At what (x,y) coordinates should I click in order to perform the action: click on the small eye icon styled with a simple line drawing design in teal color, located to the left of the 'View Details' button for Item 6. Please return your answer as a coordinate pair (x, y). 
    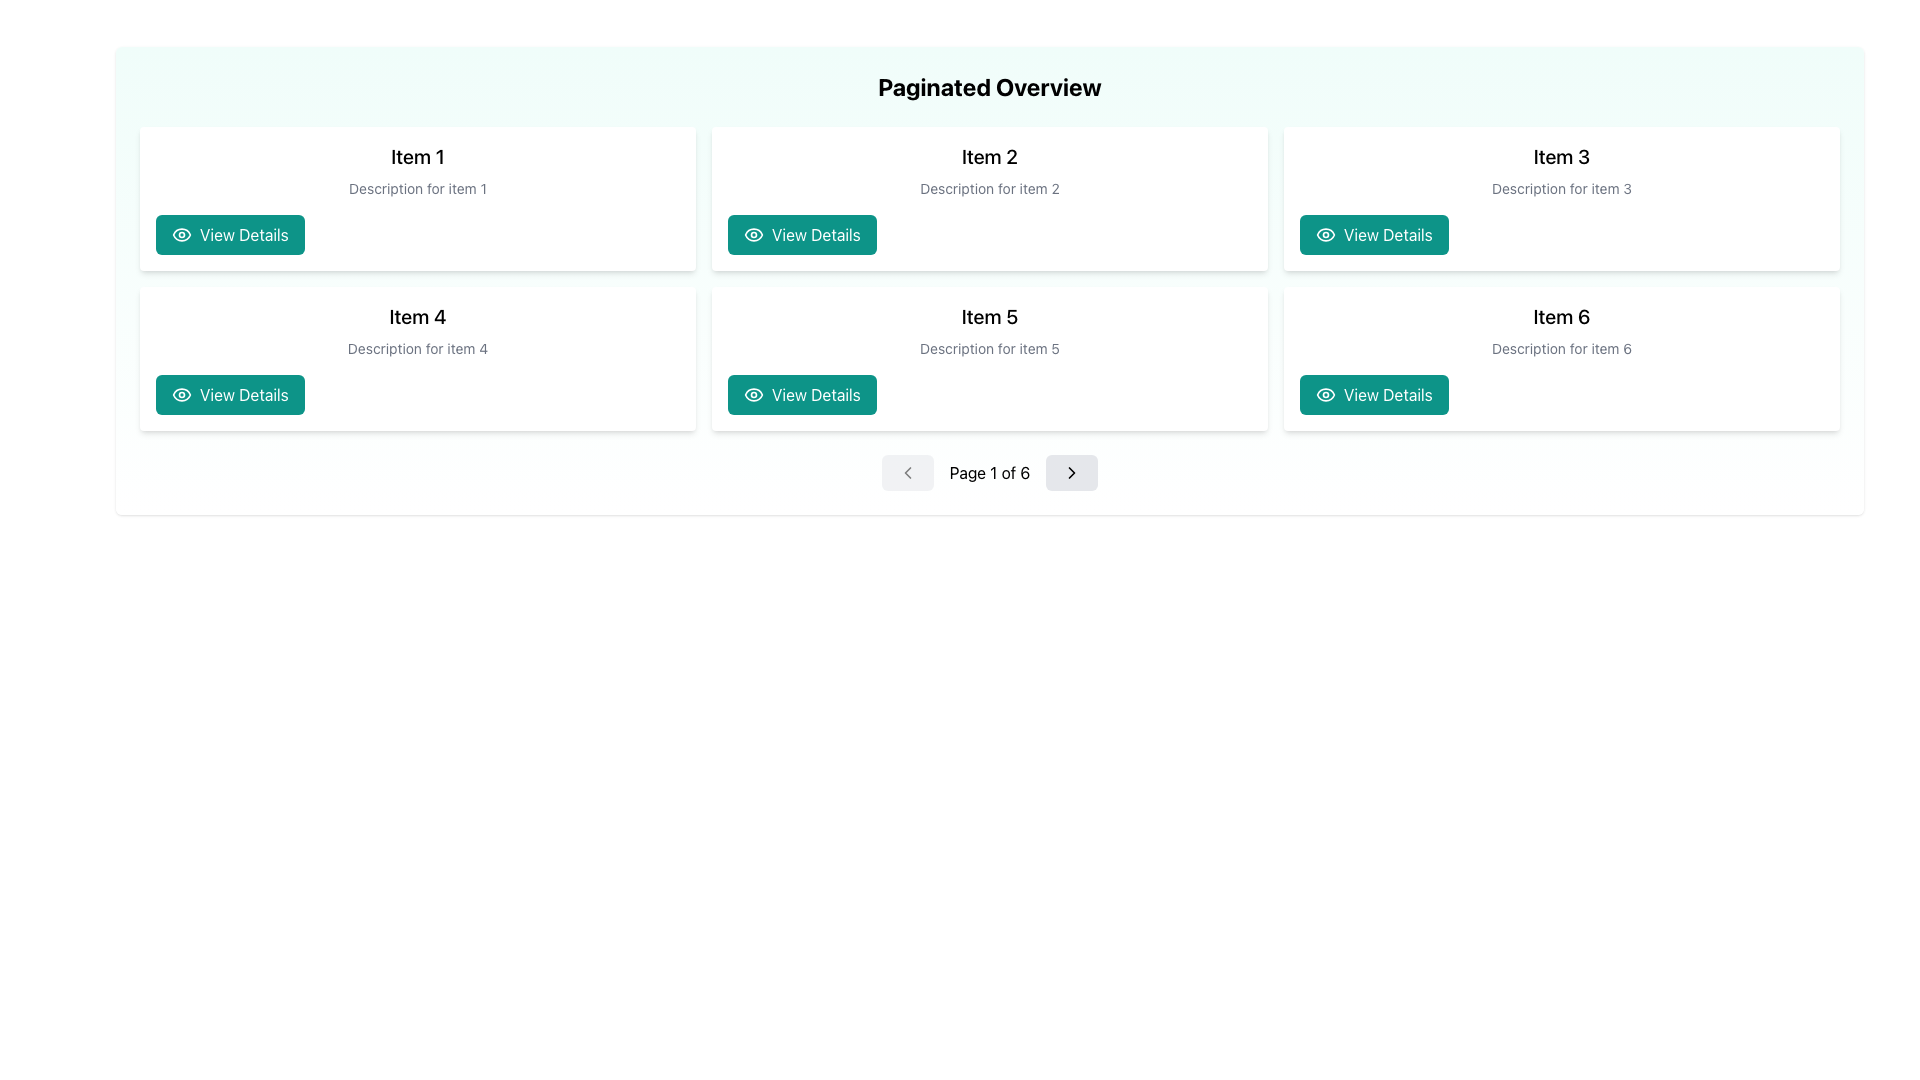
    Looking at the image, I should click on (1325, 394).